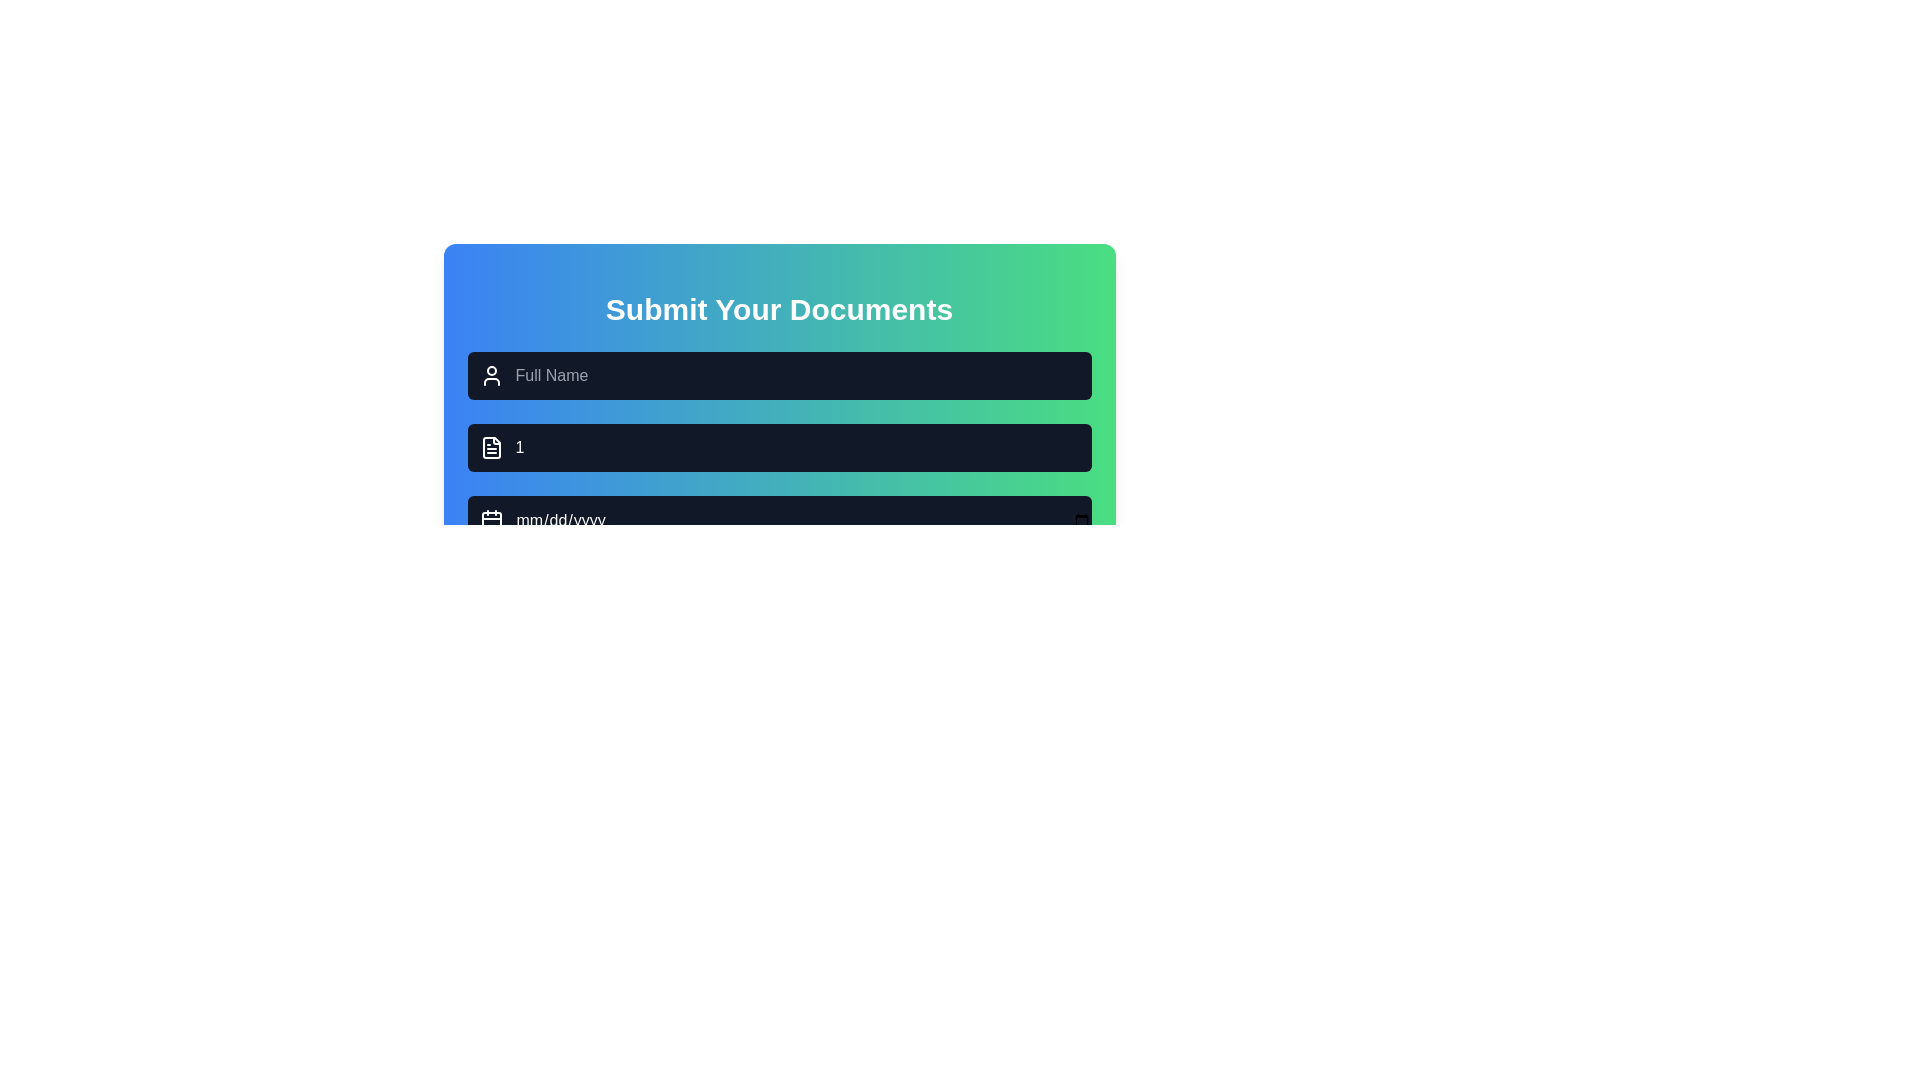  What do you see at coordinates (778, 519) in the screenshot?
I see `a date from the calendar picker in the date input field located below the 'Full Name' and '1' input fields in the 'Submit Your Documents' form` at bounding box center [778, 519].